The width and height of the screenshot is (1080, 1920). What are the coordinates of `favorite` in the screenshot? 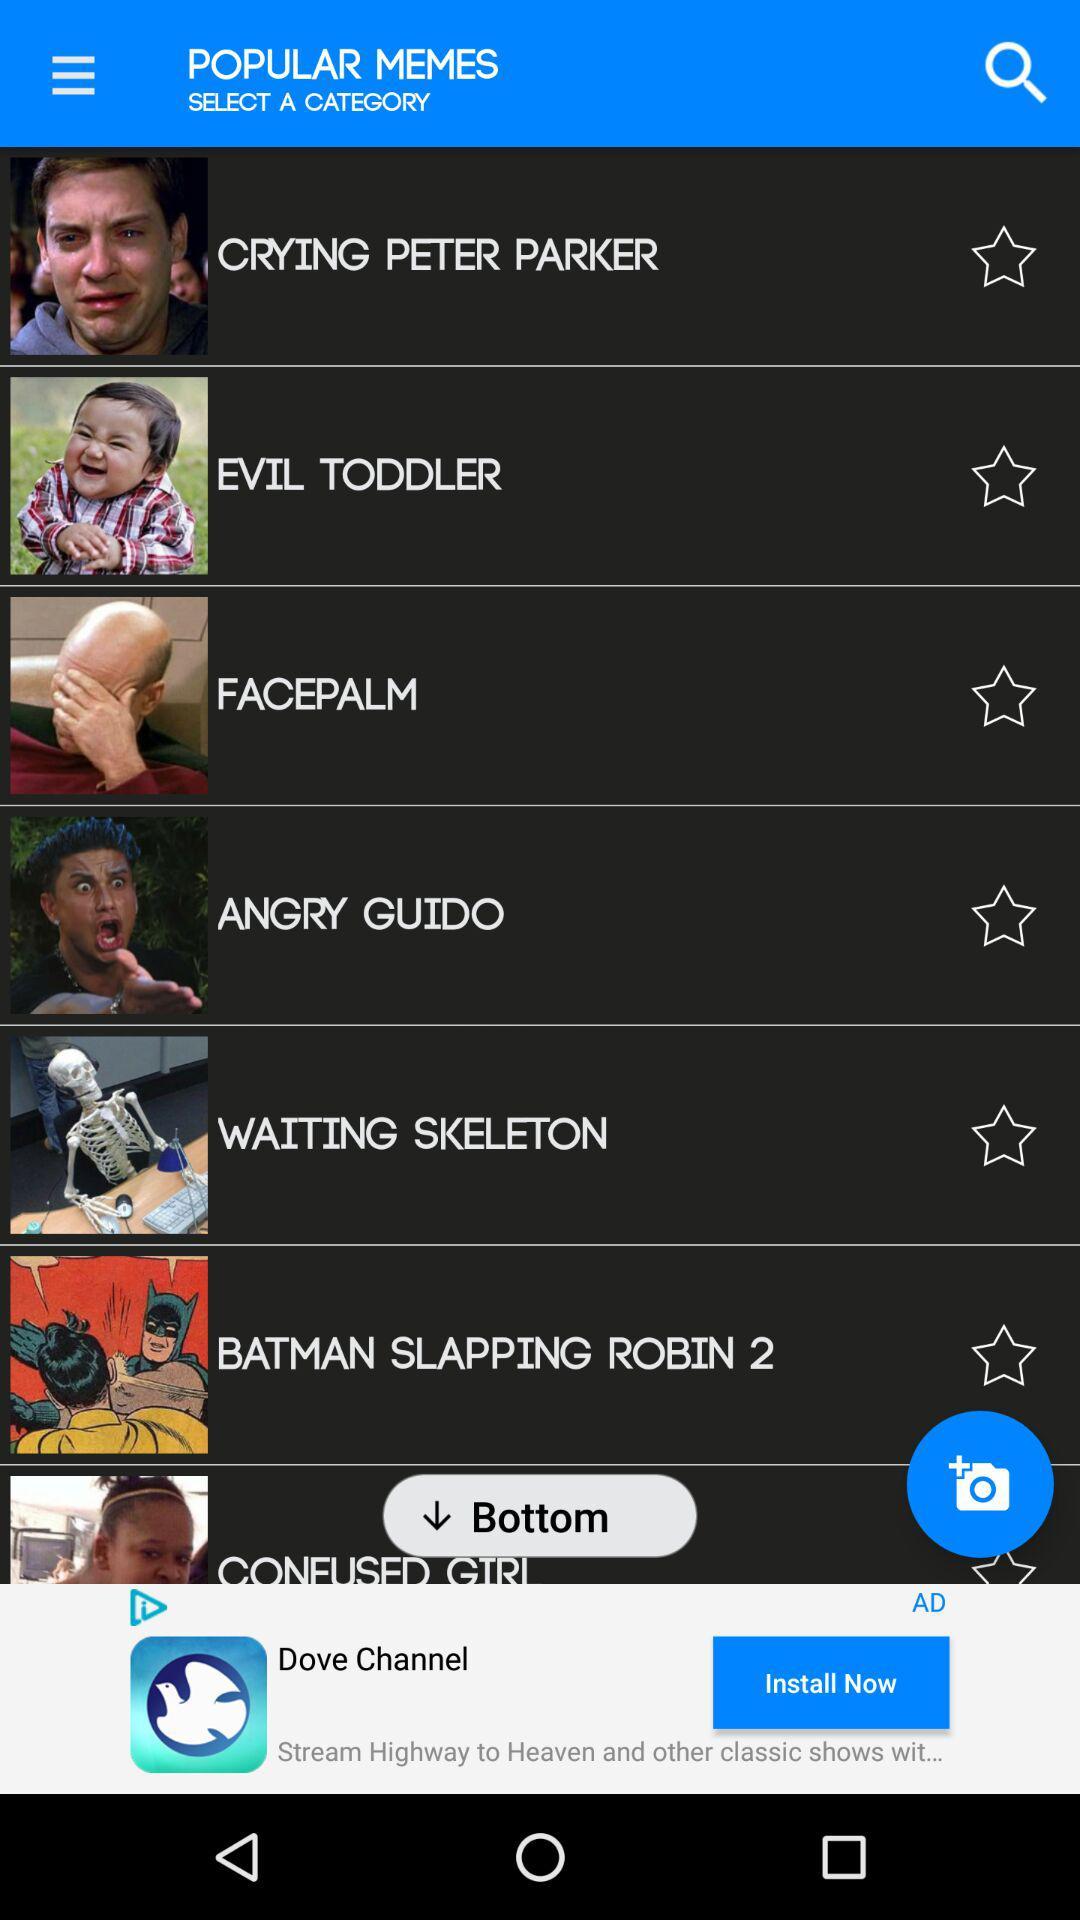 It's located at (1003, 1545).